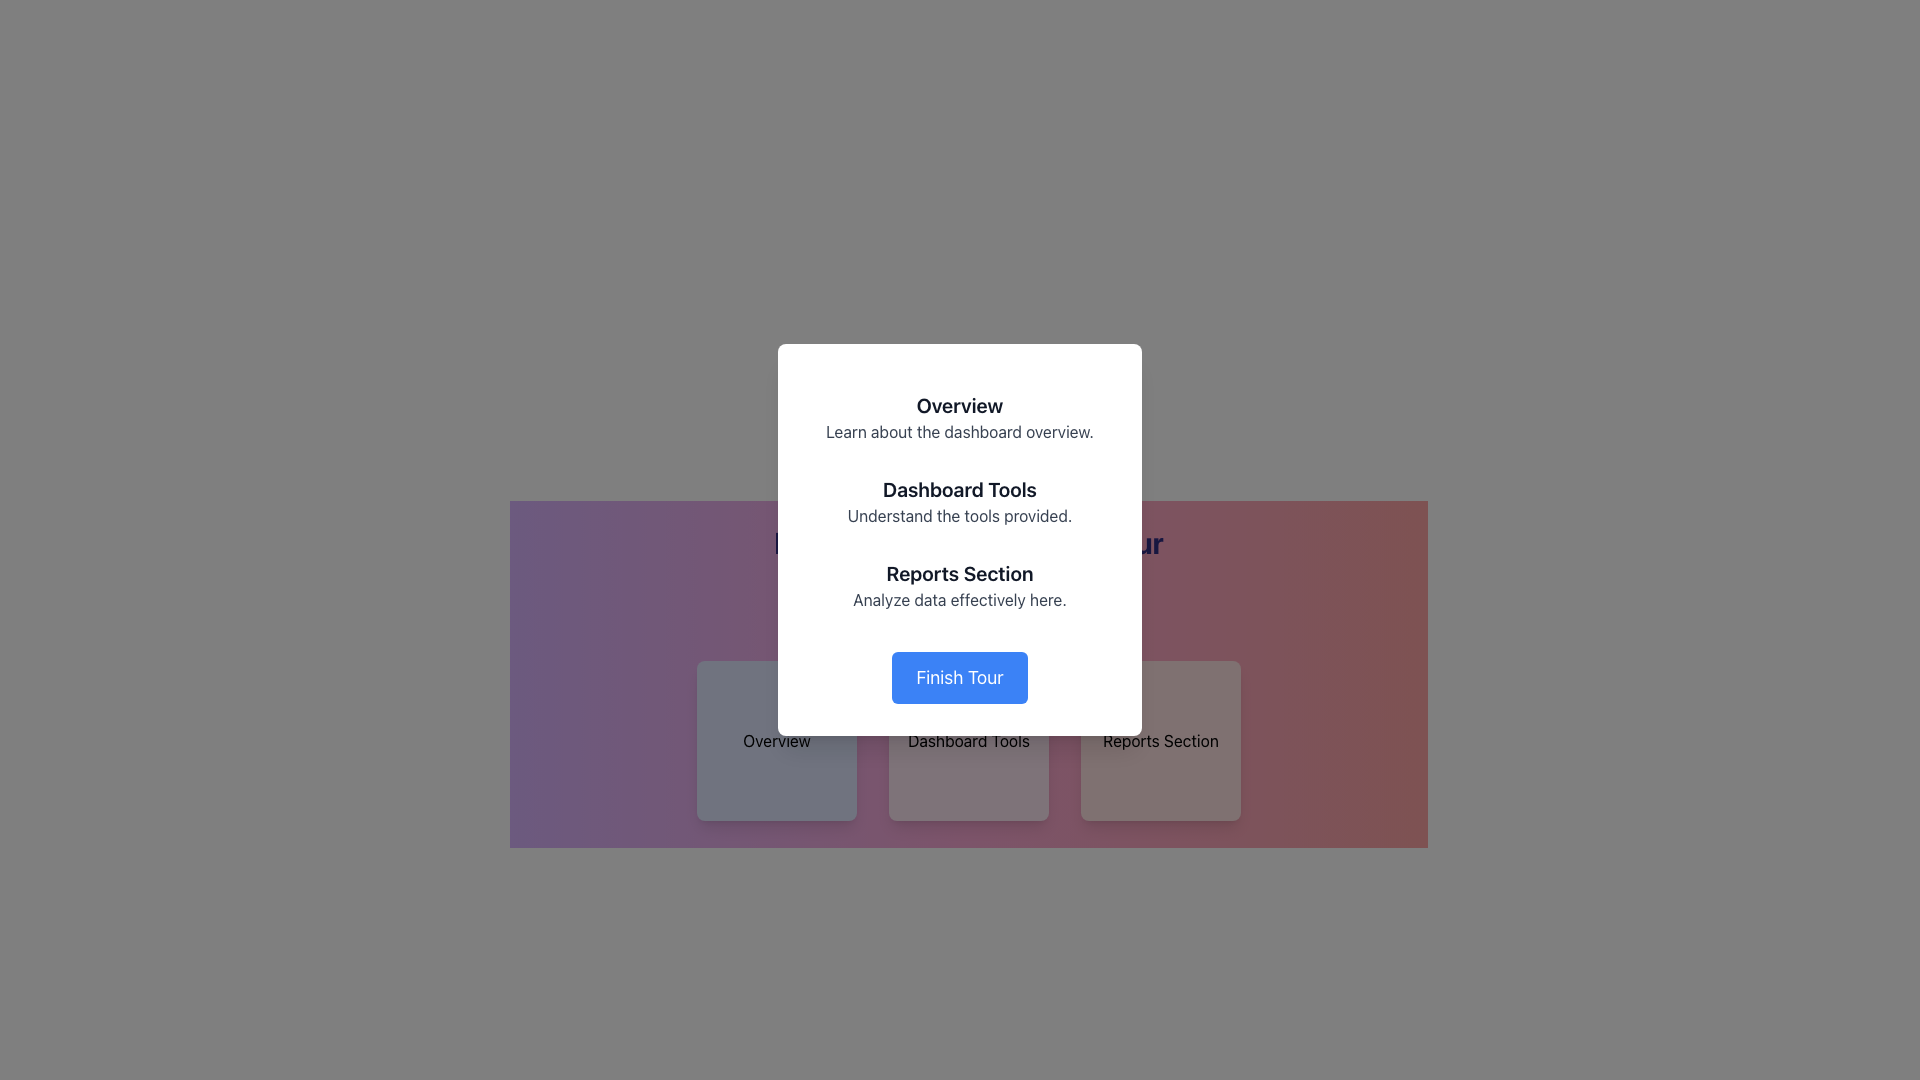 This screenshot has width=1920, height=1080. Describe the element at coordinates (960, 677) in the screenshot. I see `the button located at the bottom center of the modal, beneath the 'Reports Section', to conclude the current tour` at that location.